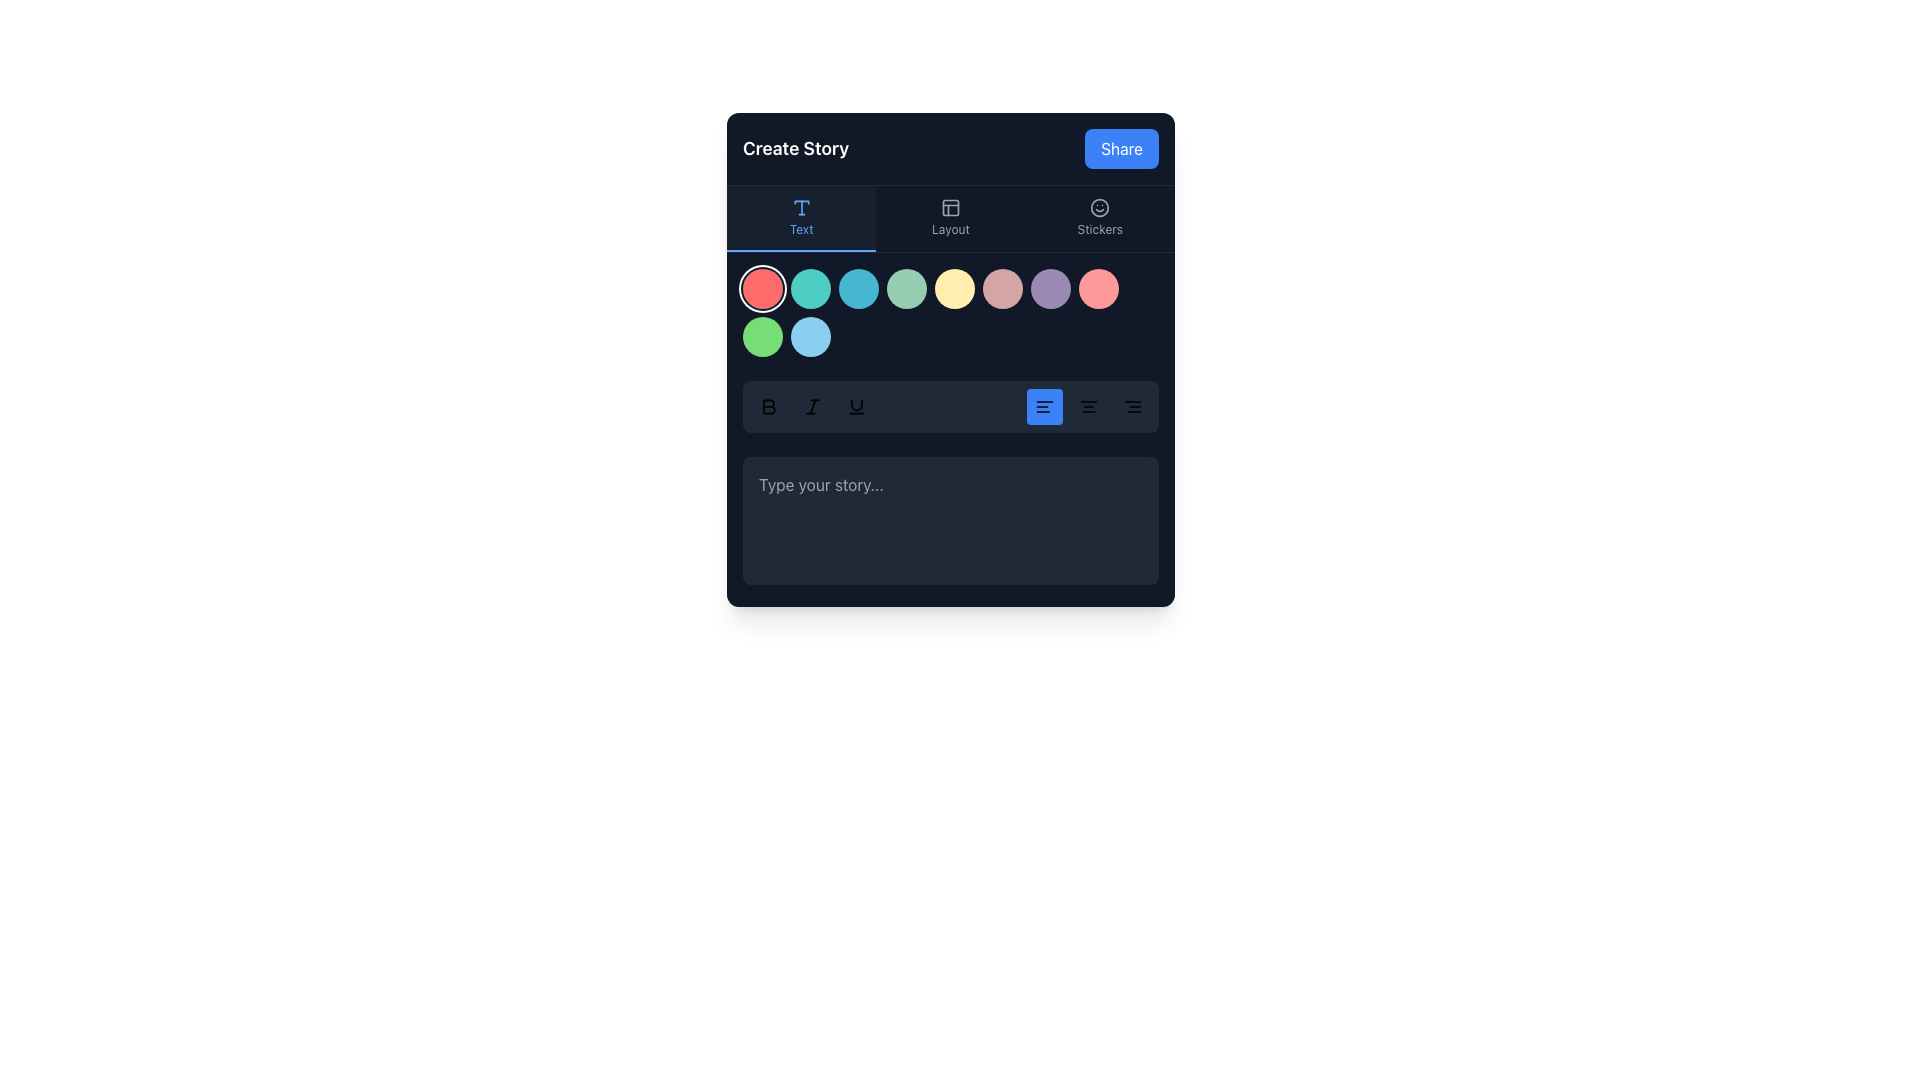 This screenshot has width=1920, height=1080. I want to click on the right-aligned lines button in the text editor section of the 'Create Story' interface, so click(1132, 406).